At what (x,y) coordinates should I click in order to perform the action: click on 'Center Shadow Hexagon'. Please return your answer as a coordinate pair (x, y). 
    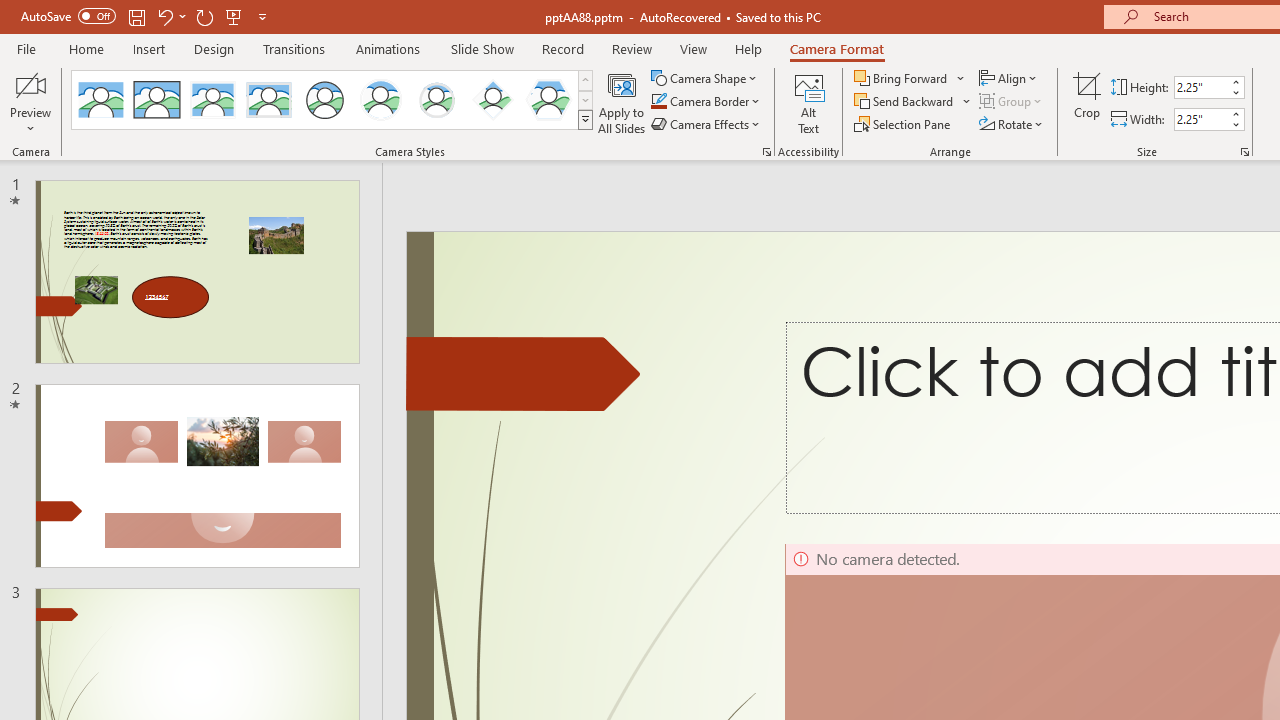
    Looking at the image, I should click on (549, 100).